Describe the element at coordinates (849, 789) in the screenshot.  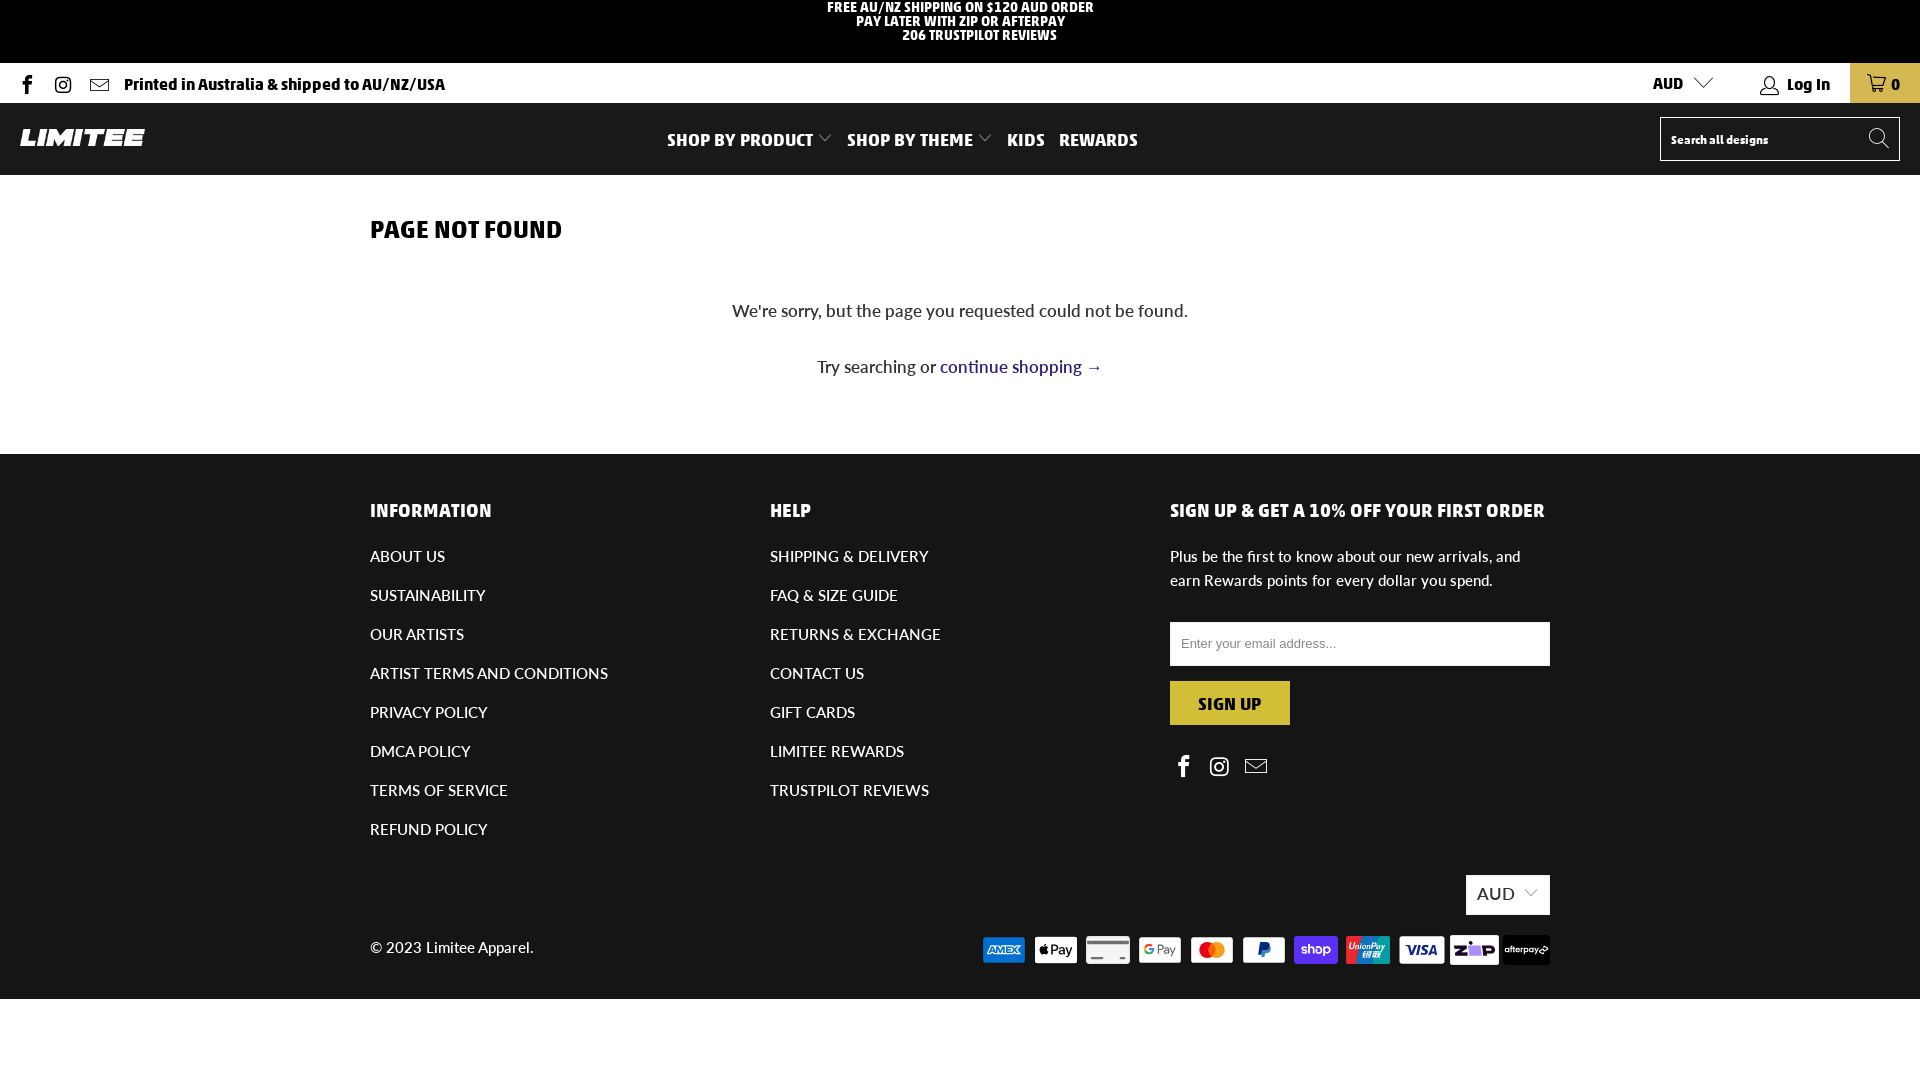
I see `'TRUSTPILOT REVIEWS'` at that location.